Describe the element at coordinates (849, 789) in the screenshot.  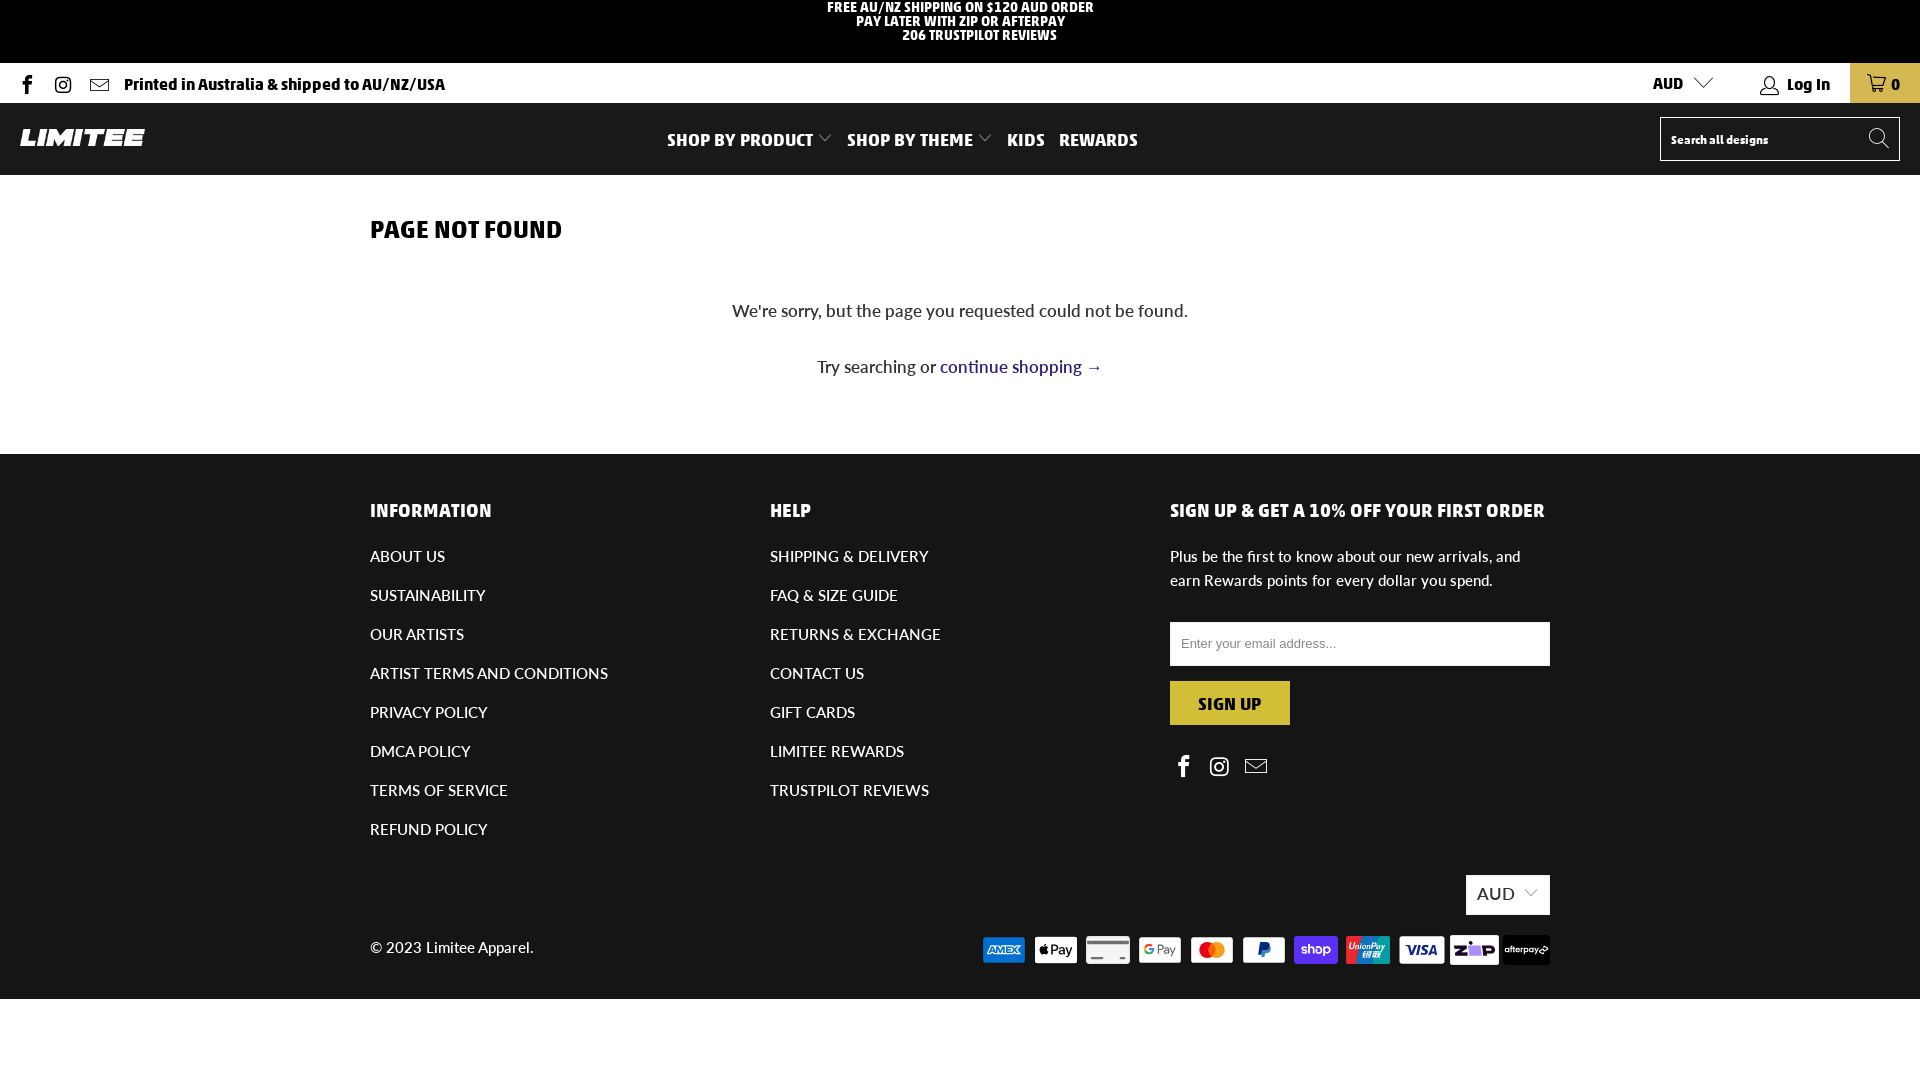
I see `'TRUSTPILOT REVIEWS'` at that location.